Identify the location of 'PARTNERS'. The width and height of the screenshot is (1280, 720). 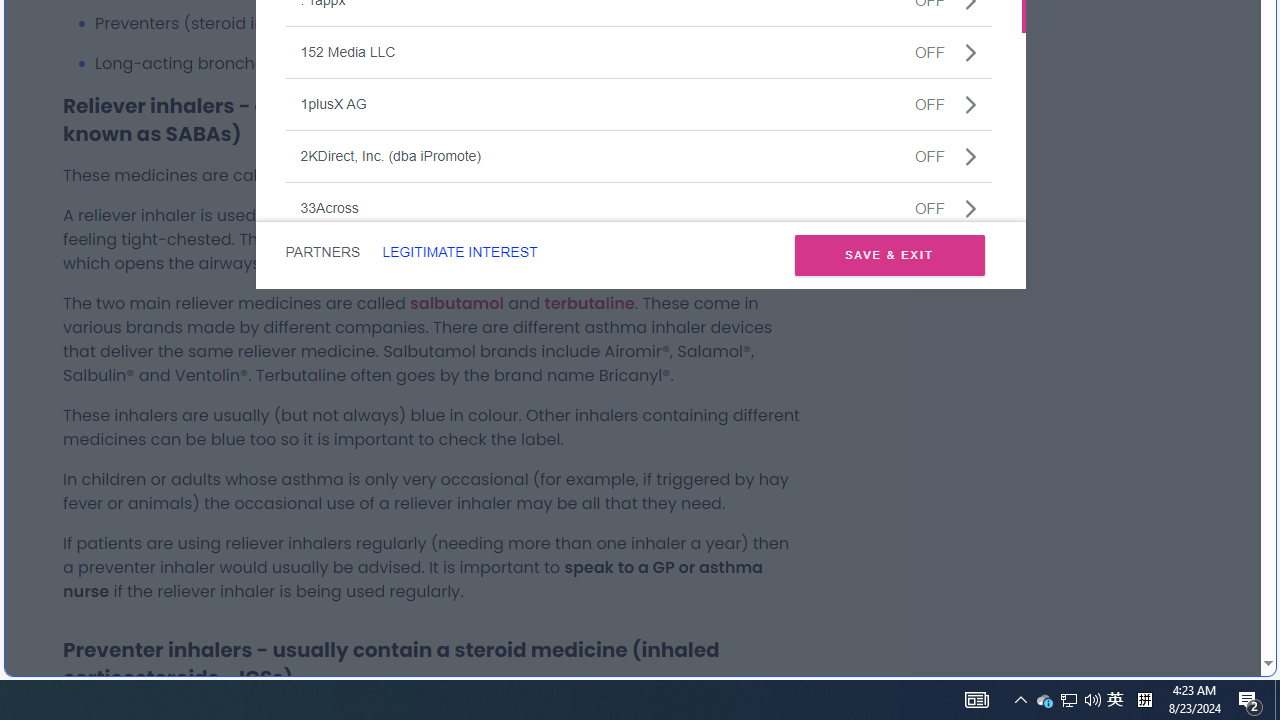
(323, 250).